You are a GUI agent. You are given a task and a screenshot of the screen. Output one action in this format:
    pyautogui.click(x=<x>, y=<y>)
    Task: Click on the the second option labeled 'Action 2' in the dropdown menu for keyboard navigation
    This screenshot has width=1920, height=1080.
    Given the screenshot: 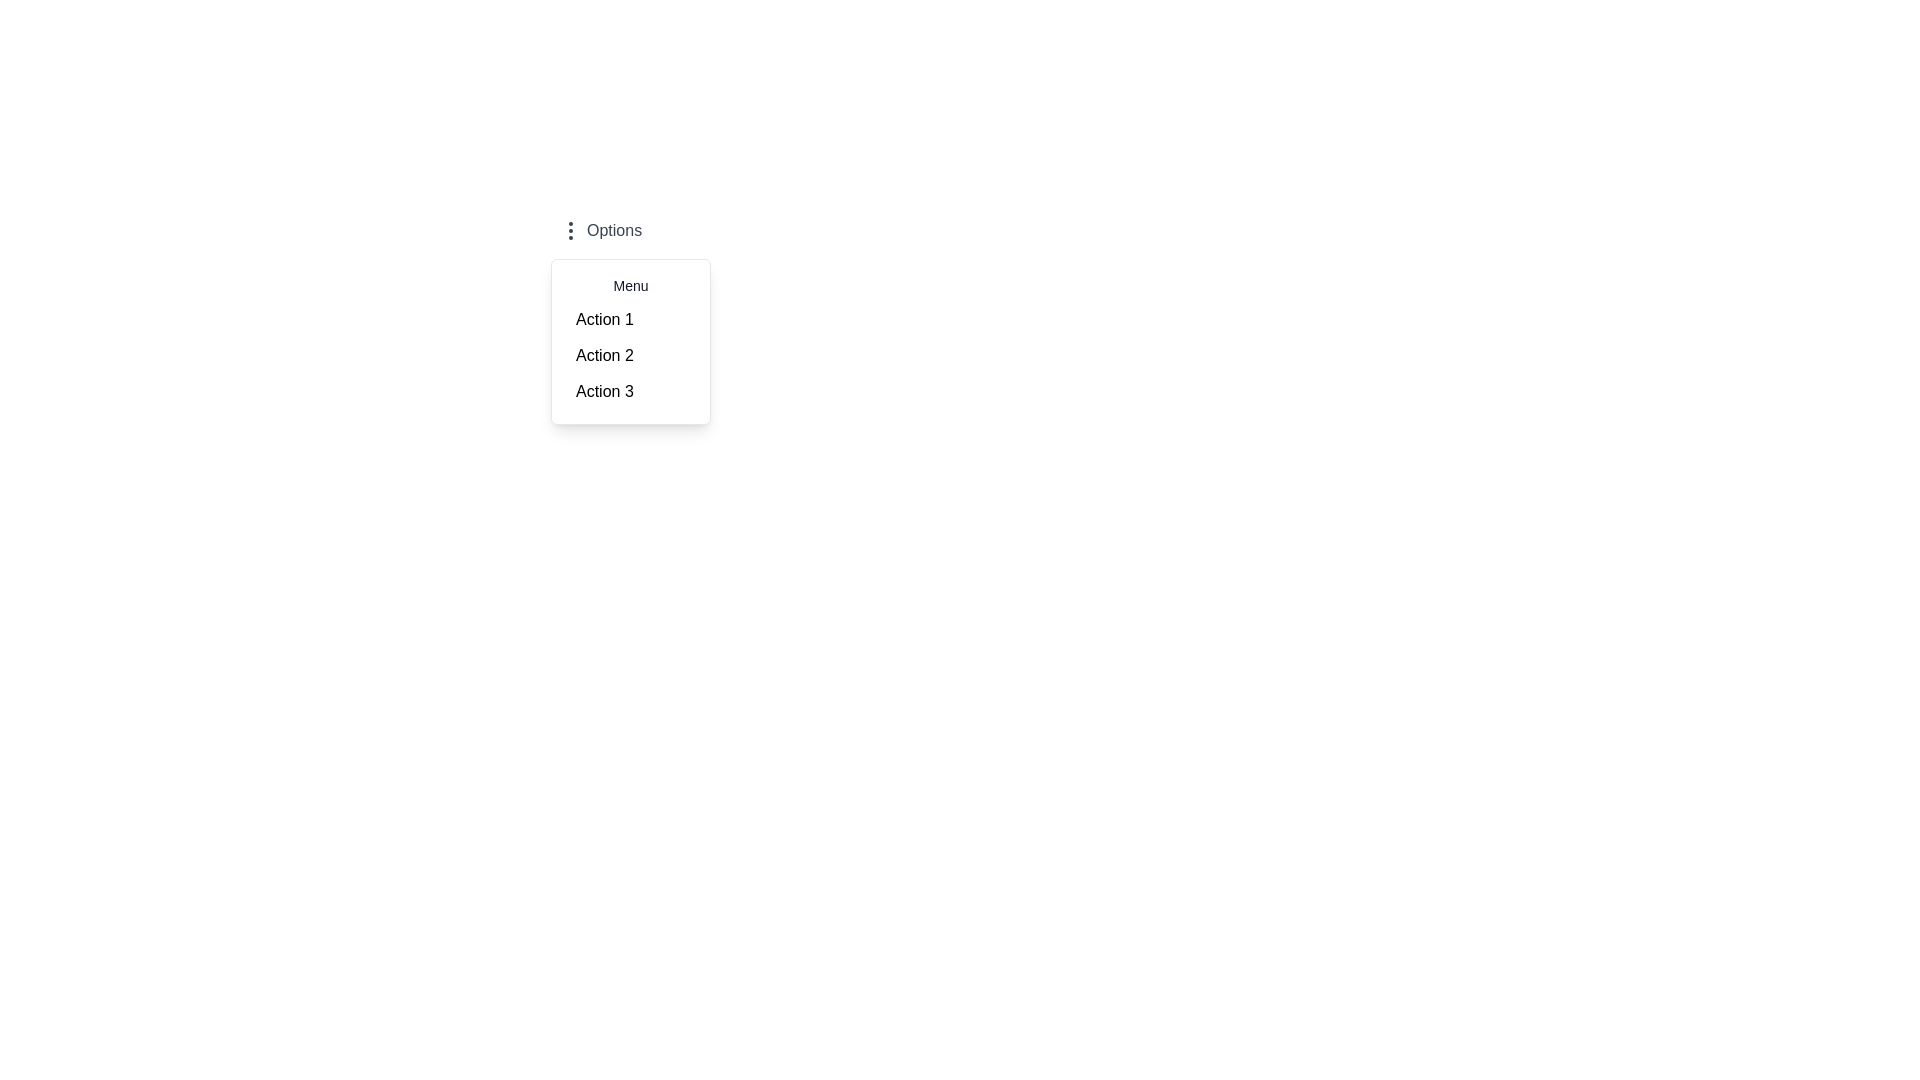 What is the action you would take?
    pyautogui.click(x=629, y=341)
    